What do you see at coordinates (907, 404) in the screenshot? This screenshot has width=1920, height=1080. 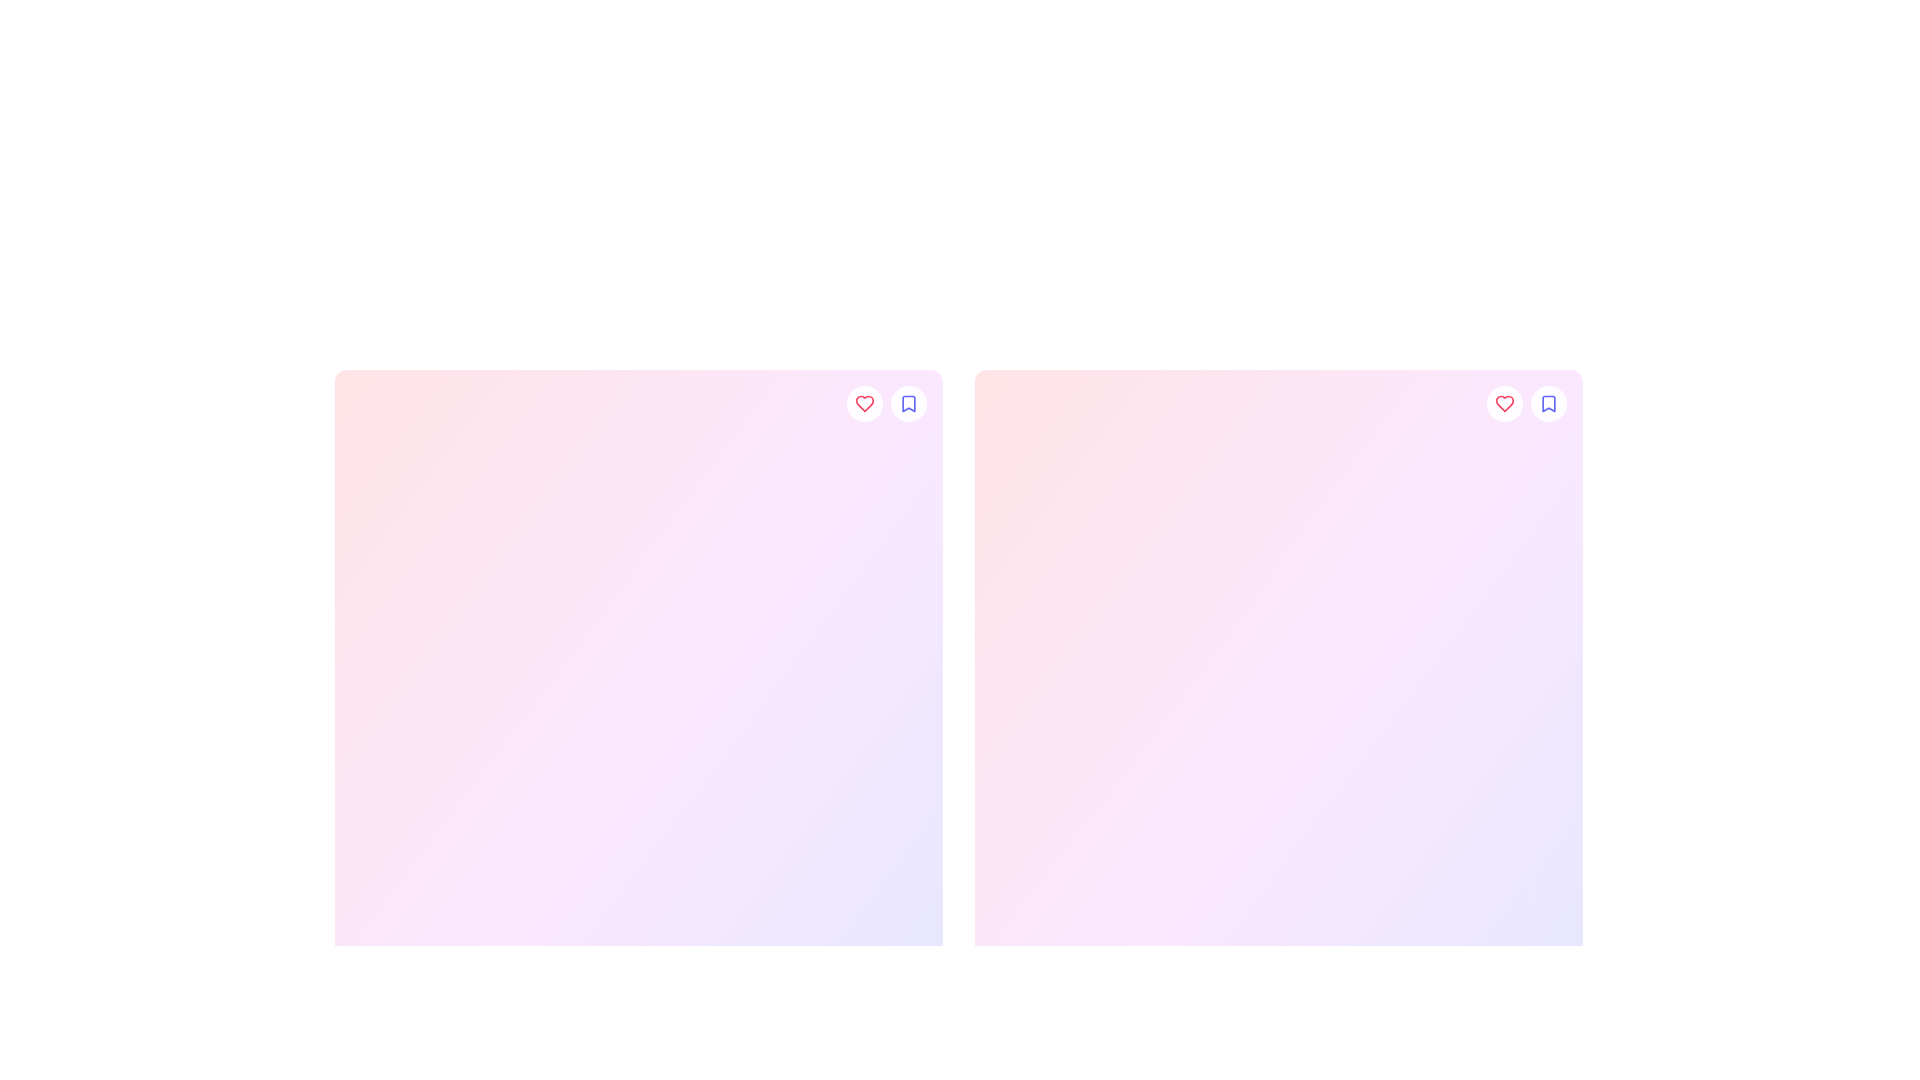 I see `the bookmark button, which is a white round button with a blue bookmark icon in the top-right corner, following a heart-shaped icon` at bounding box center [907, 404].